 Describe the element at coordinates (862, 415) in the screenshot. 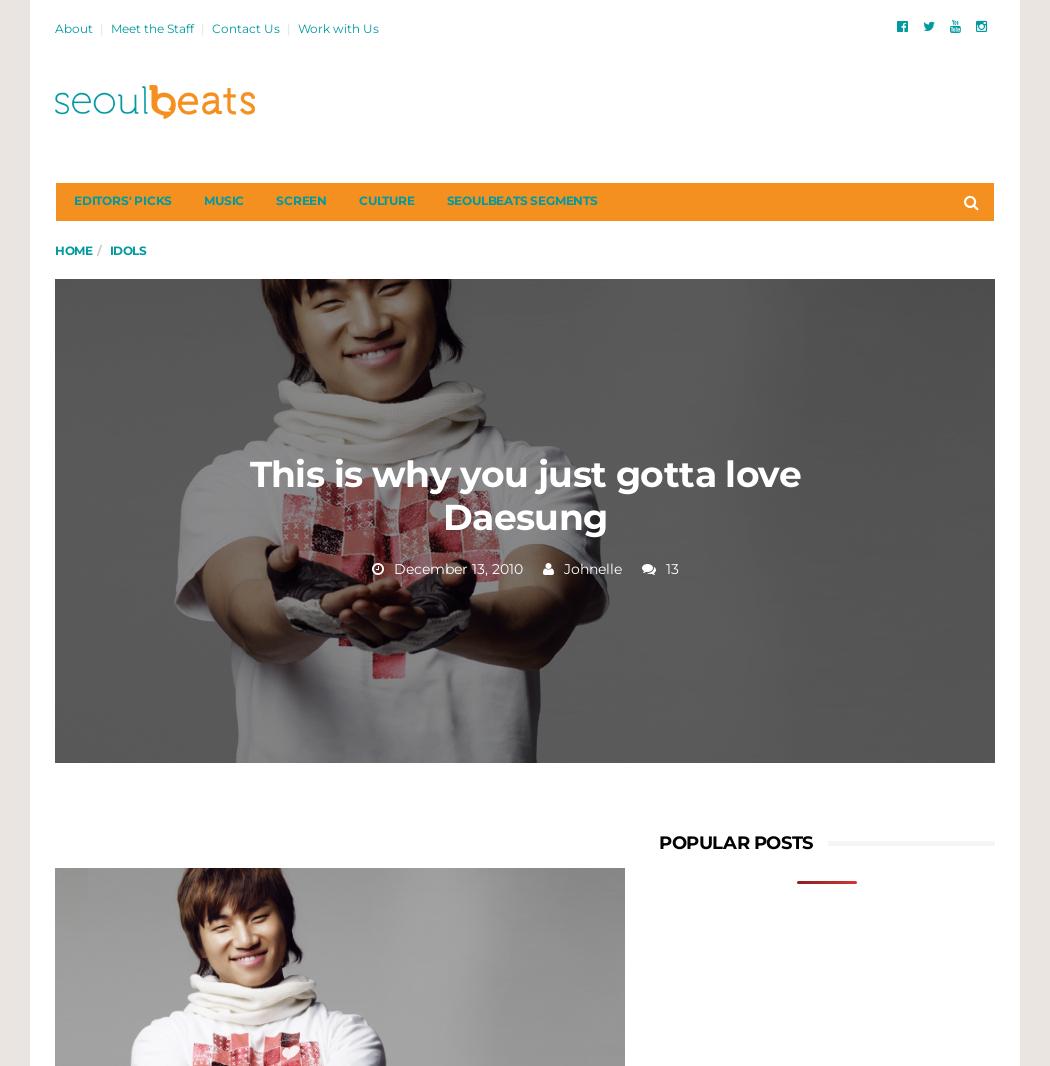

I see `'The SB Mixtape, 10/19/2023: Catharsis'` at that location.